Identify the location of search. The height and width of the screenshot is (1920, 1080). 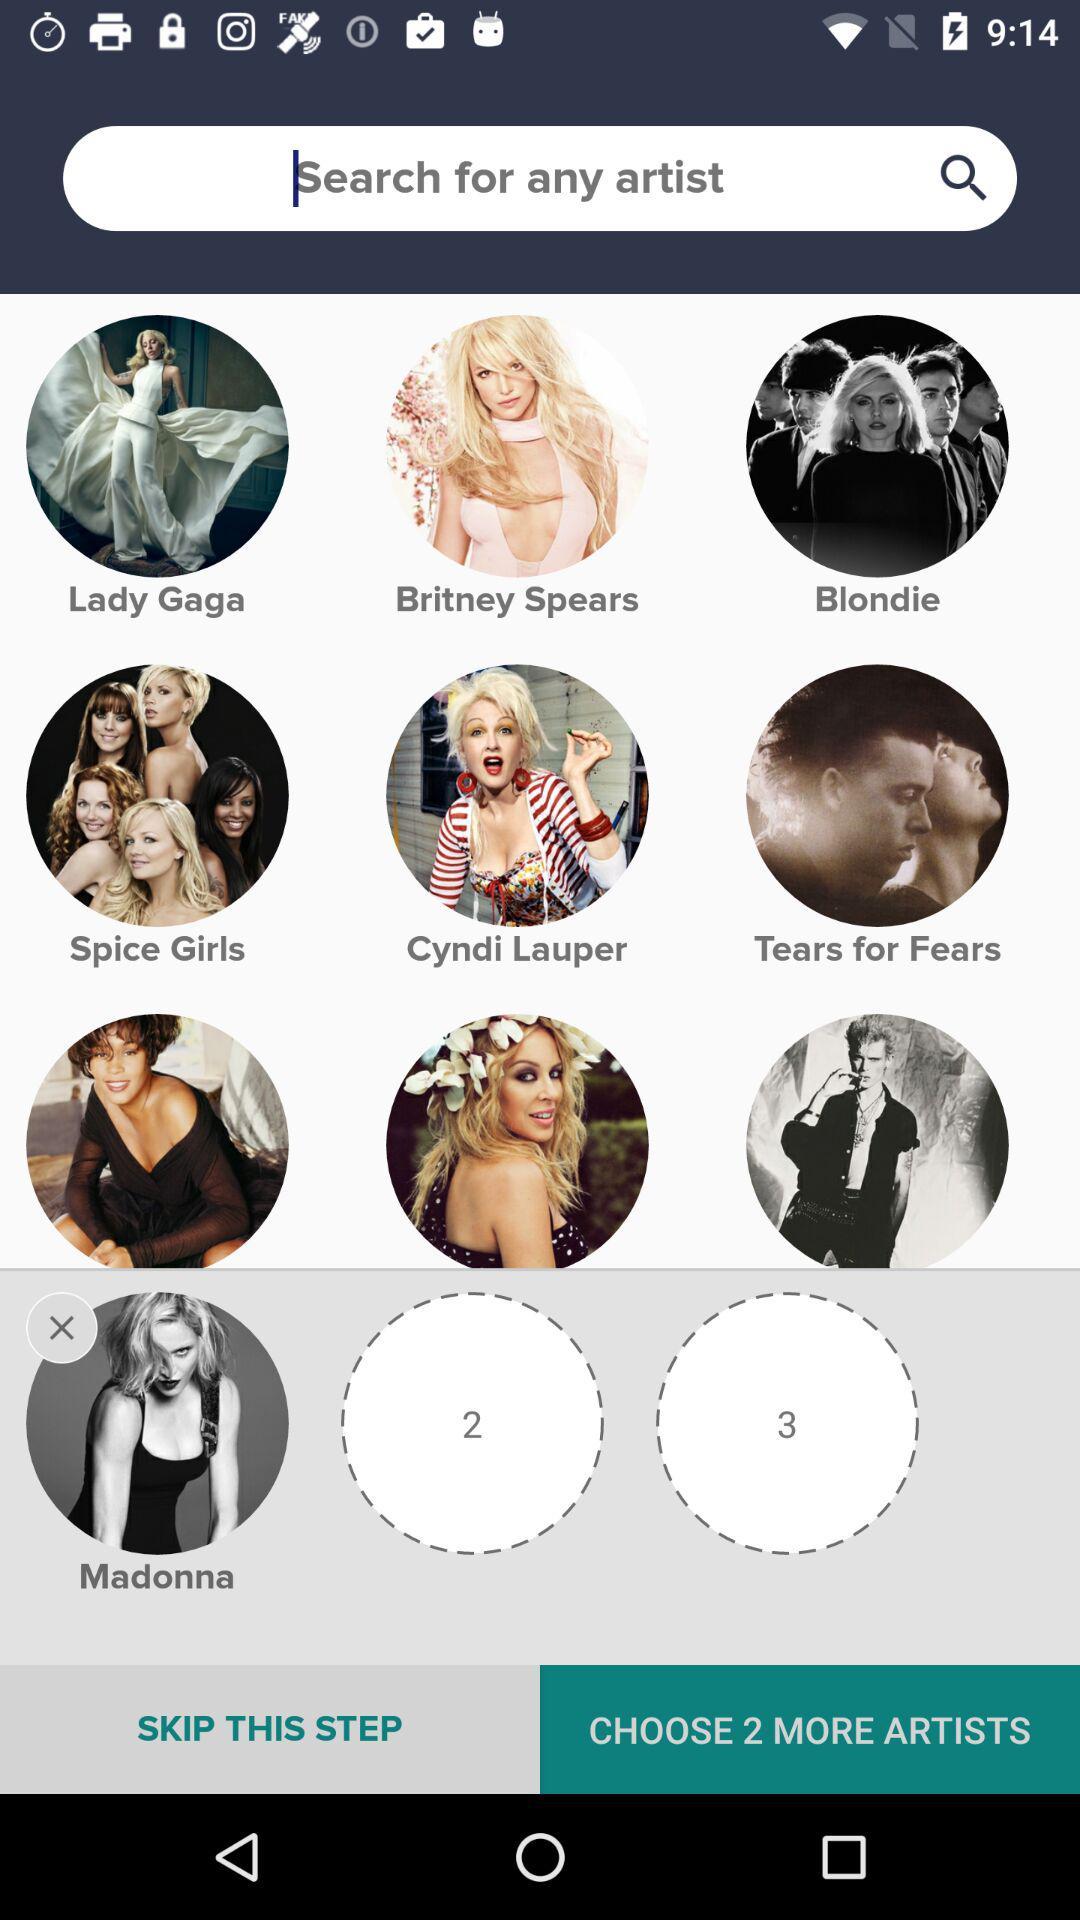
(540, 178).